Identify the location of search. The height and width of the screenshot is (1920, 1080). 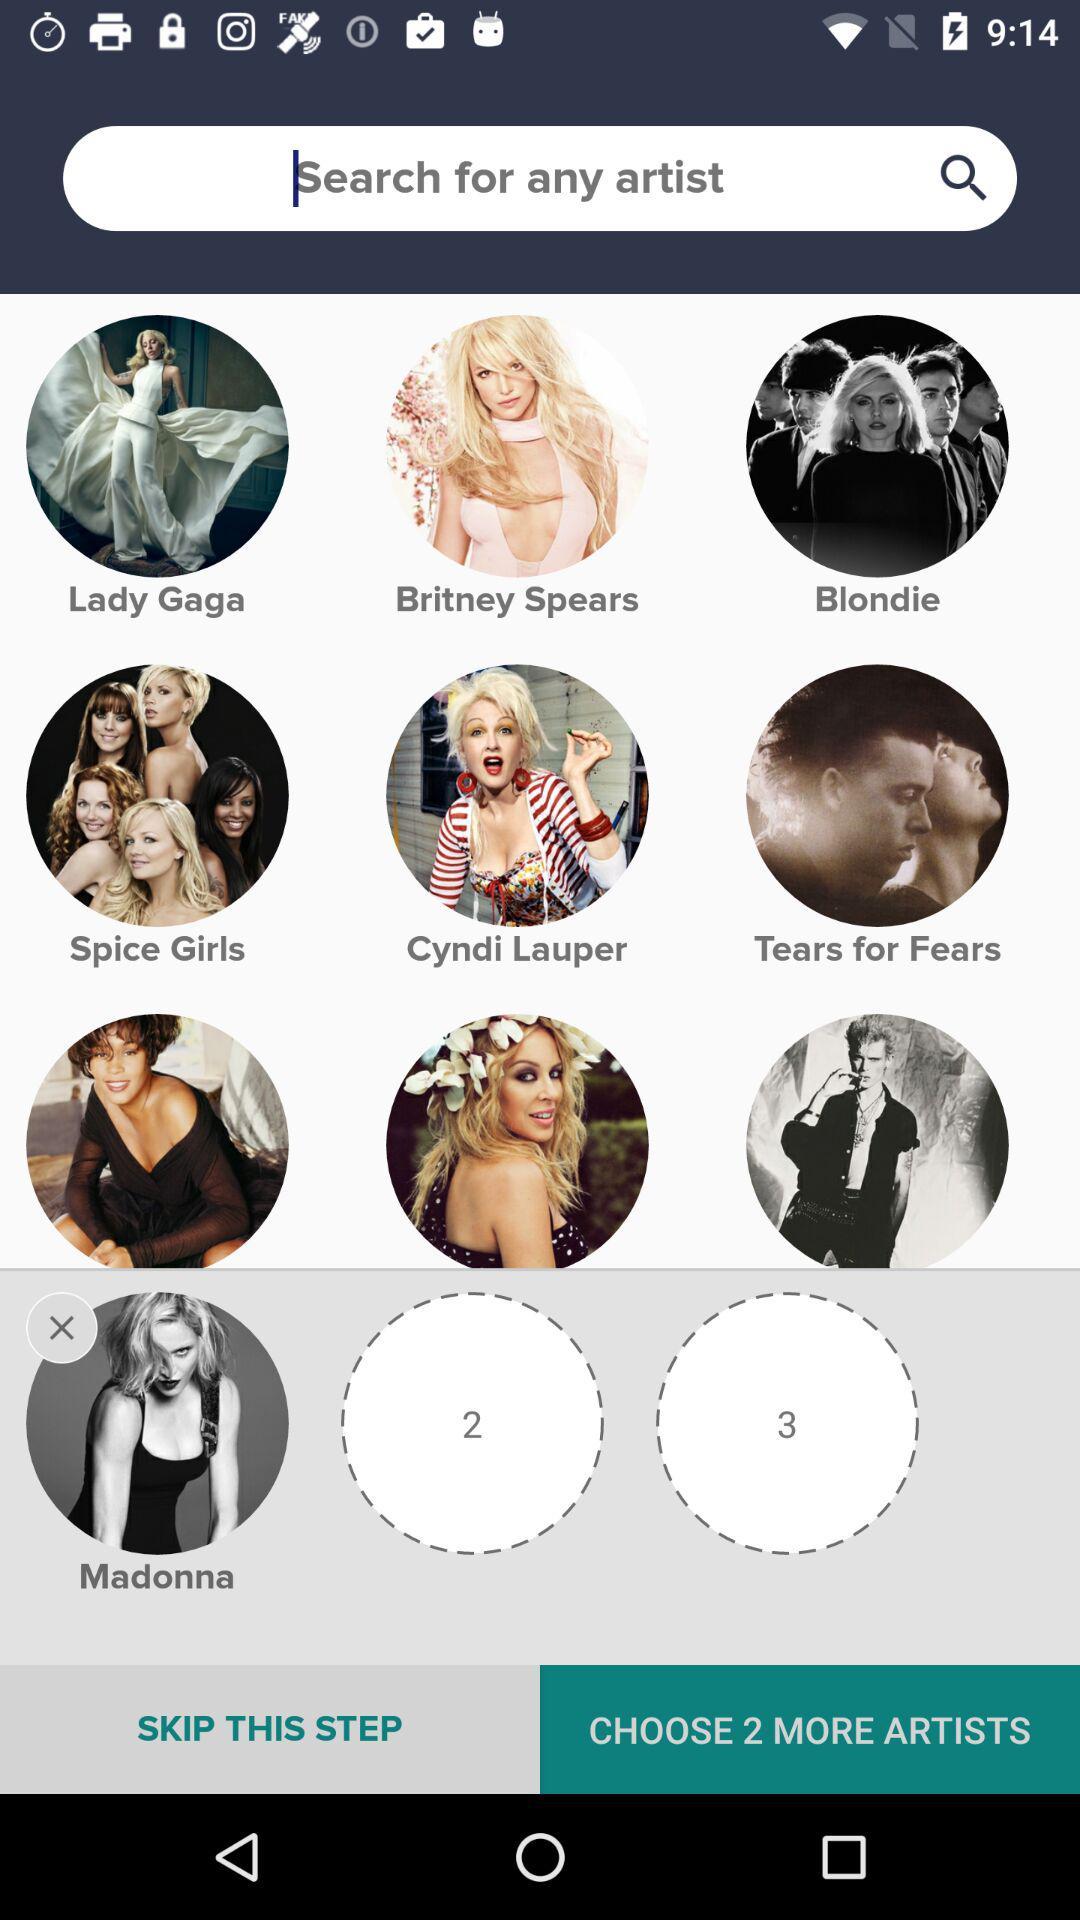
(540, 178).